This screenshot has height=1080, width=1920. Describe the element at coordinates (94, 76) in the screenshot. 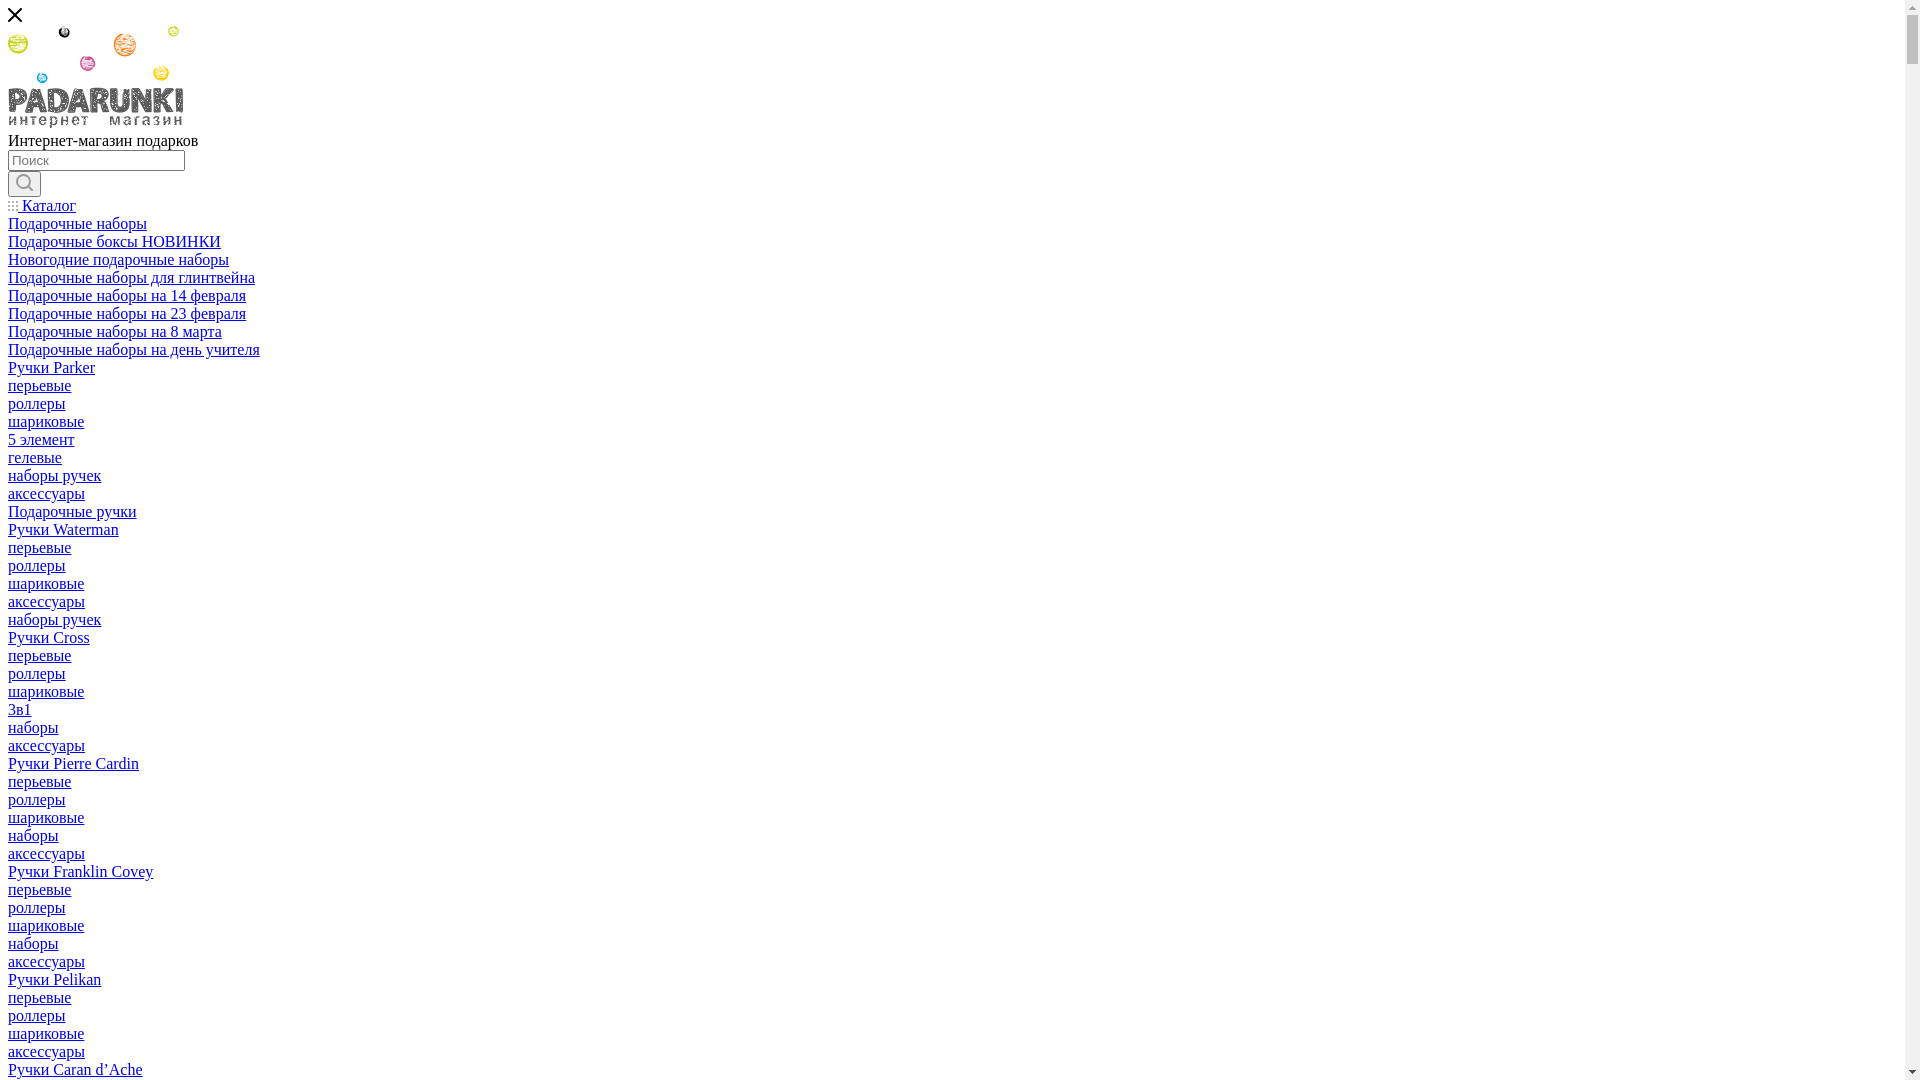

I see `'padarunki'` at that location.